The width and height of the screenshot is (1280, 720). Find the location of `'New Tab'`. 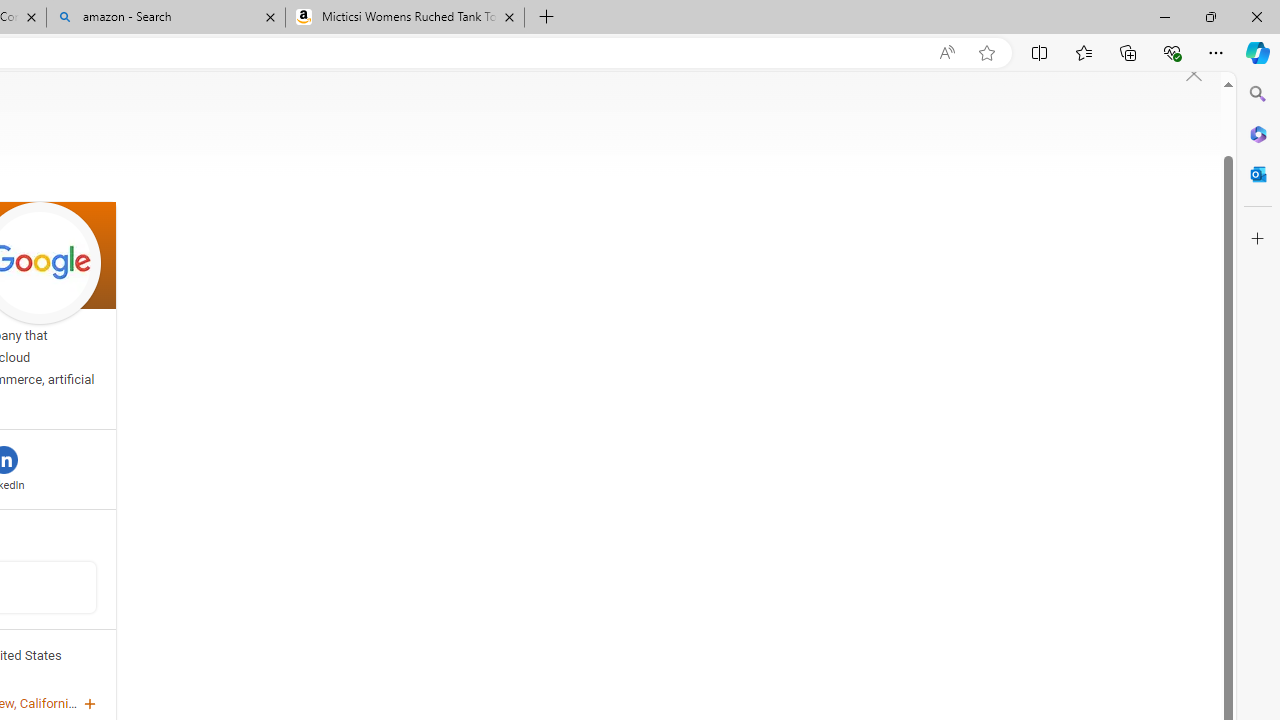

'New Tab' is located at coordinates (546, 17).